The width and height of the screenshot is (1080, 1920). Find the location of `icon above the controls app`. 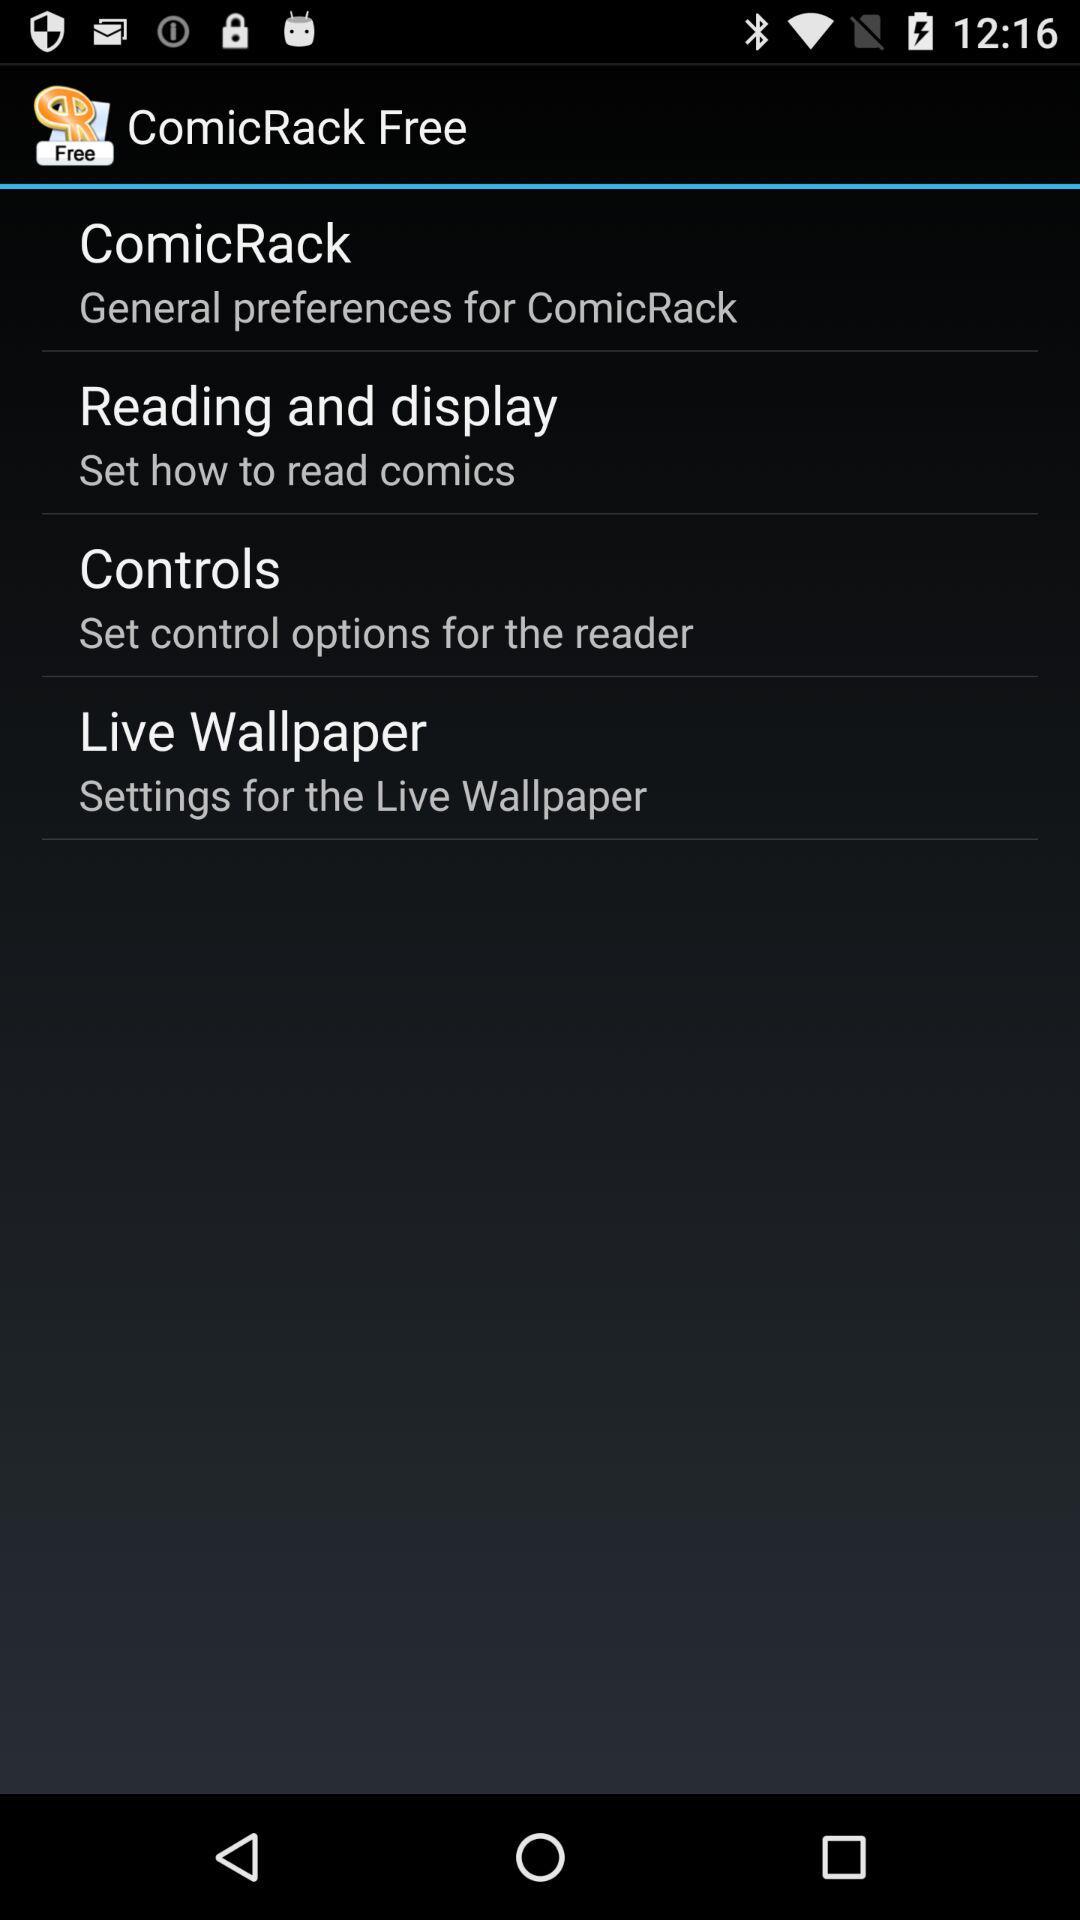

icon above the controls app is located at coordinates (297, 467).